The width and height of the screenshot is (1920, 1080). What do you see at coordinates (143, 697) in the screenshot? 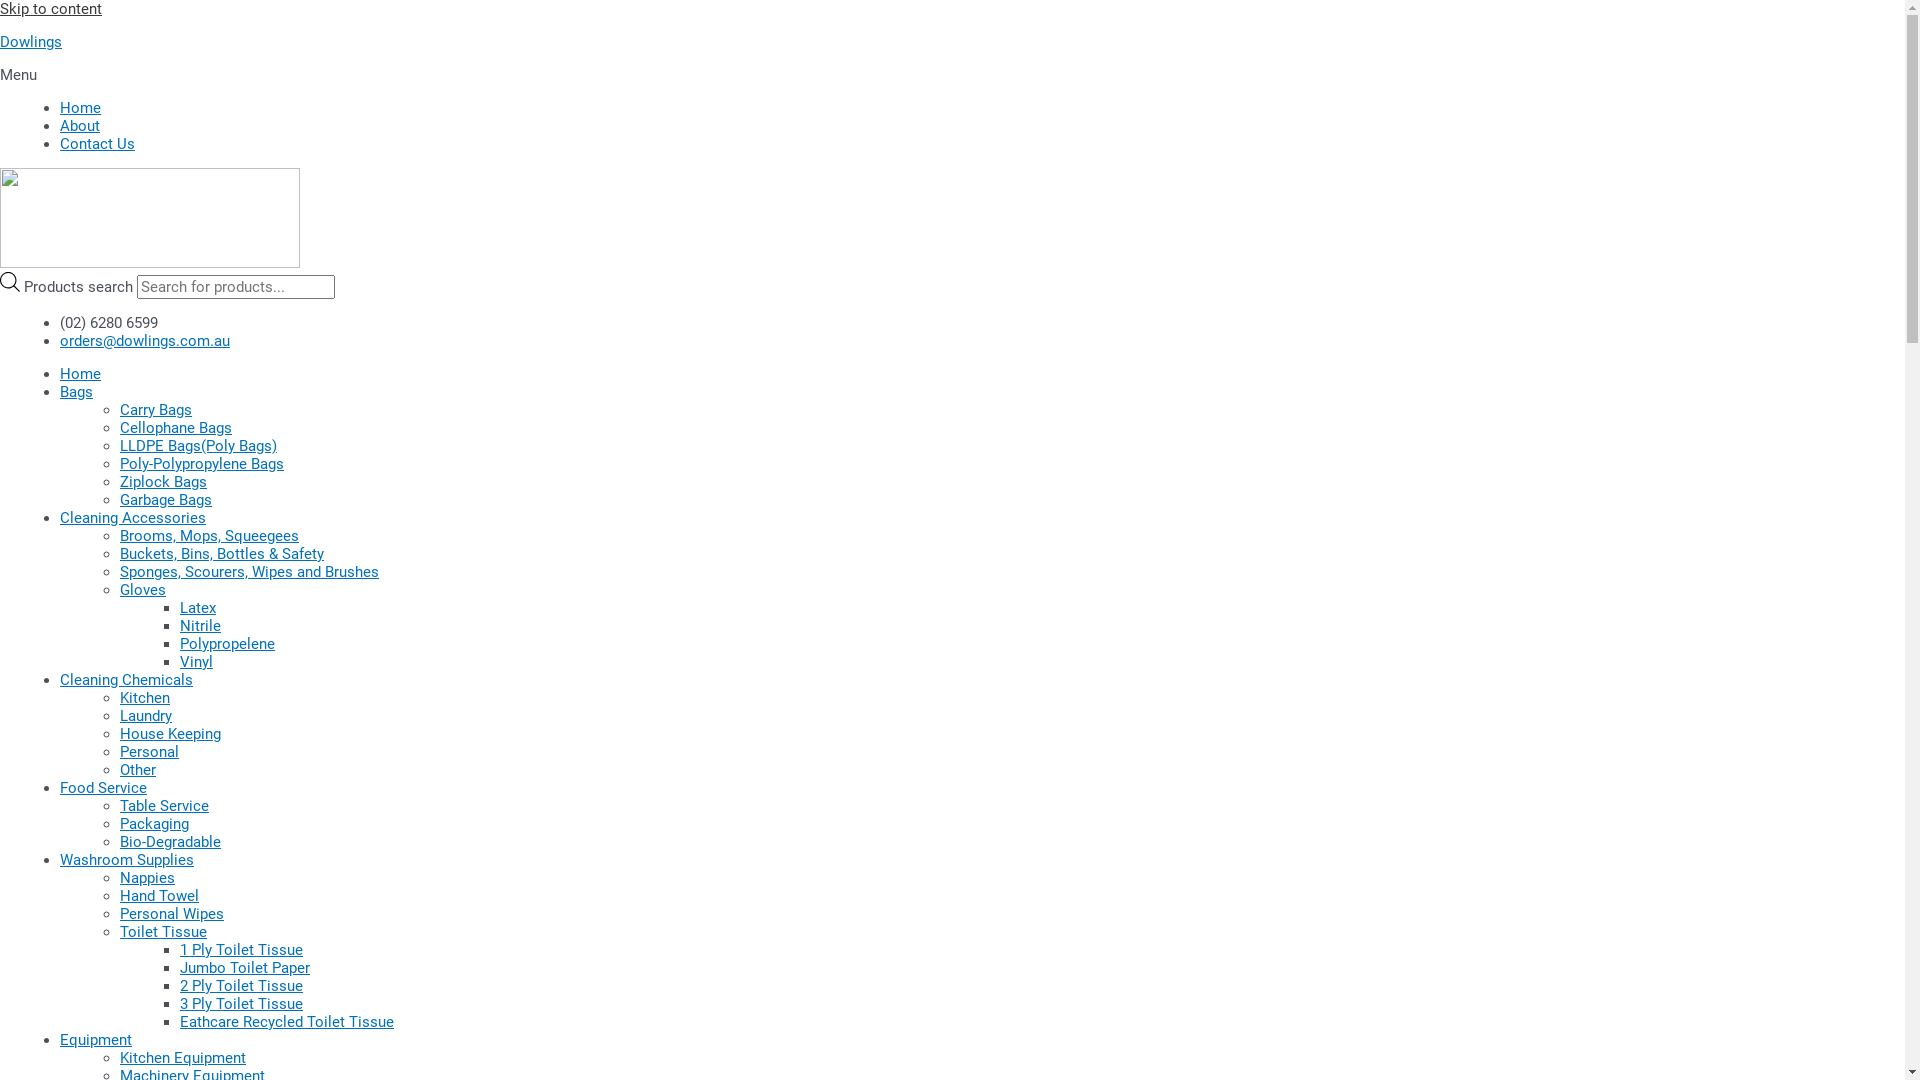
I see `'Kitchen'` at bounding box center [143, 697].